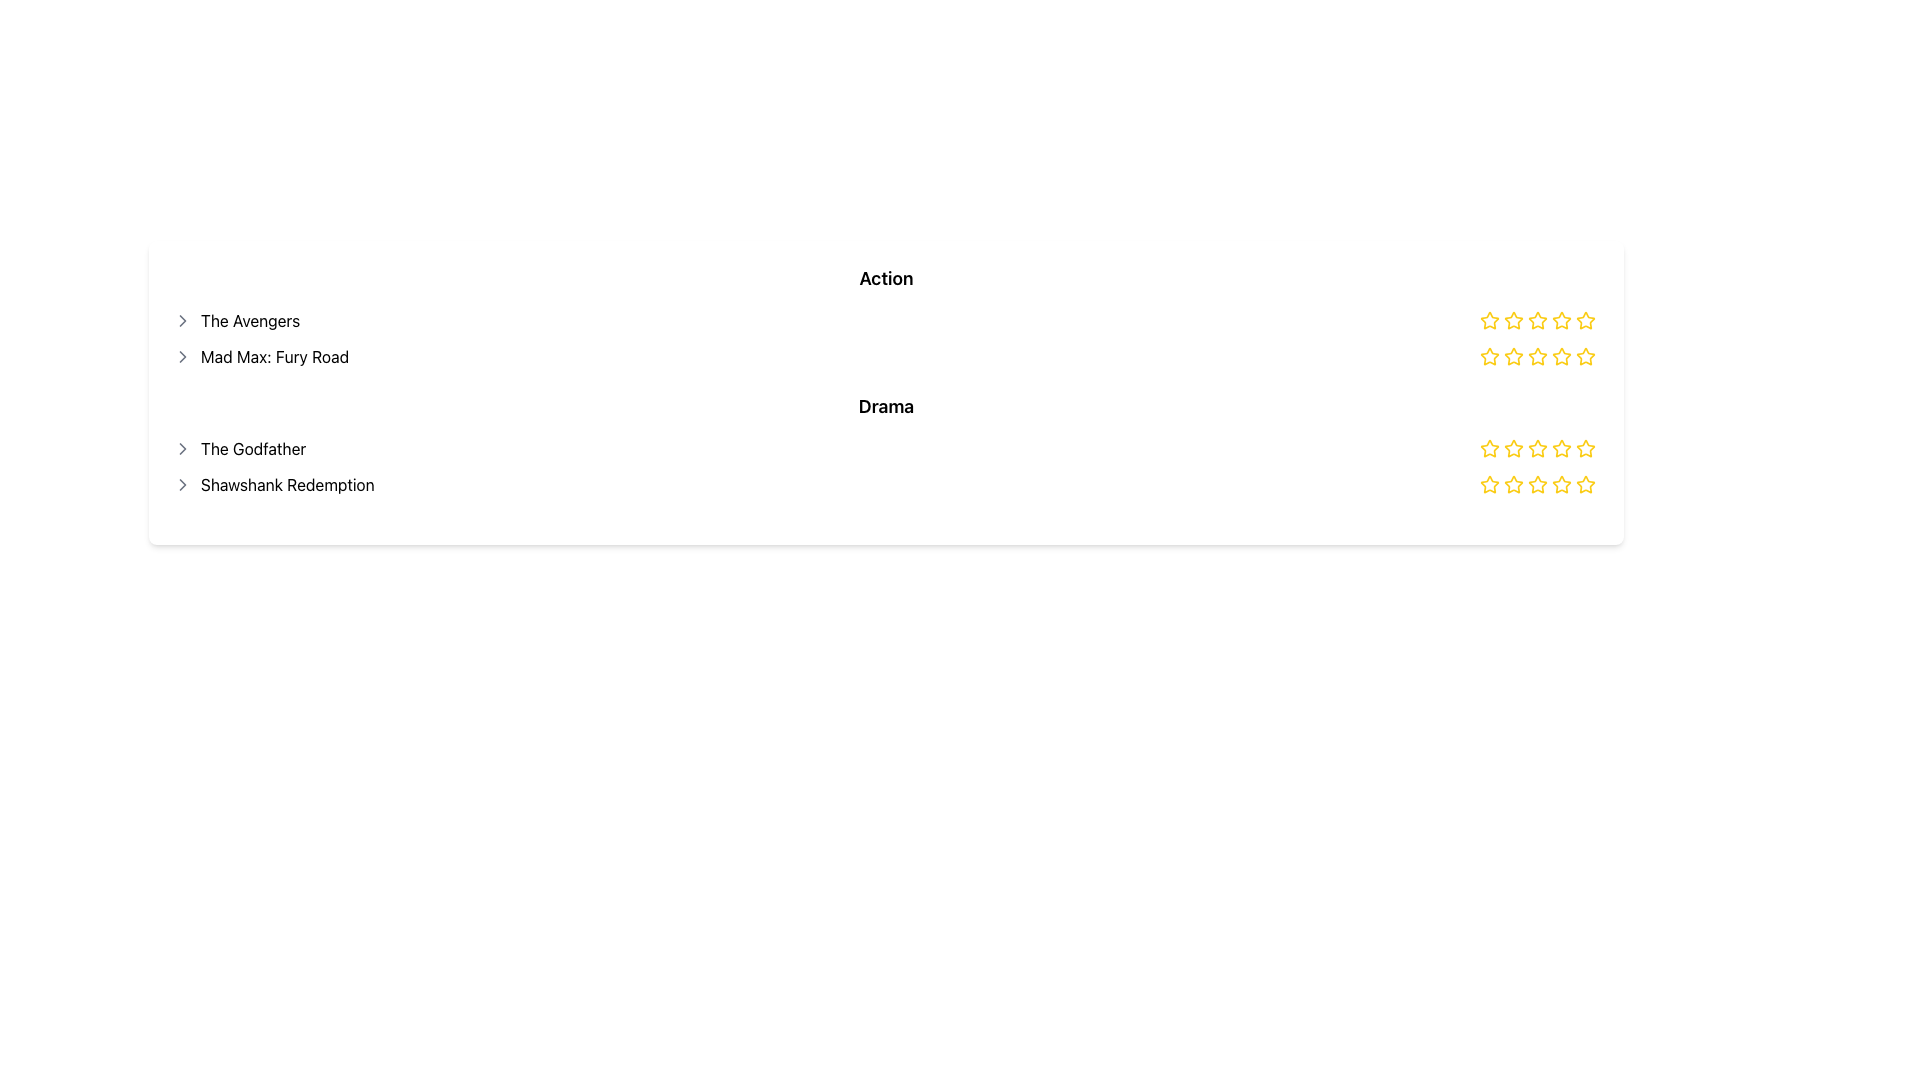 The image size is (1920, 1080). Describe the element at coordinates (1535, 483) in the screenshot. I see `the third star in the five-star rating interface to give the movie 'Shawshank Redemption' a three-star rating` at that location.